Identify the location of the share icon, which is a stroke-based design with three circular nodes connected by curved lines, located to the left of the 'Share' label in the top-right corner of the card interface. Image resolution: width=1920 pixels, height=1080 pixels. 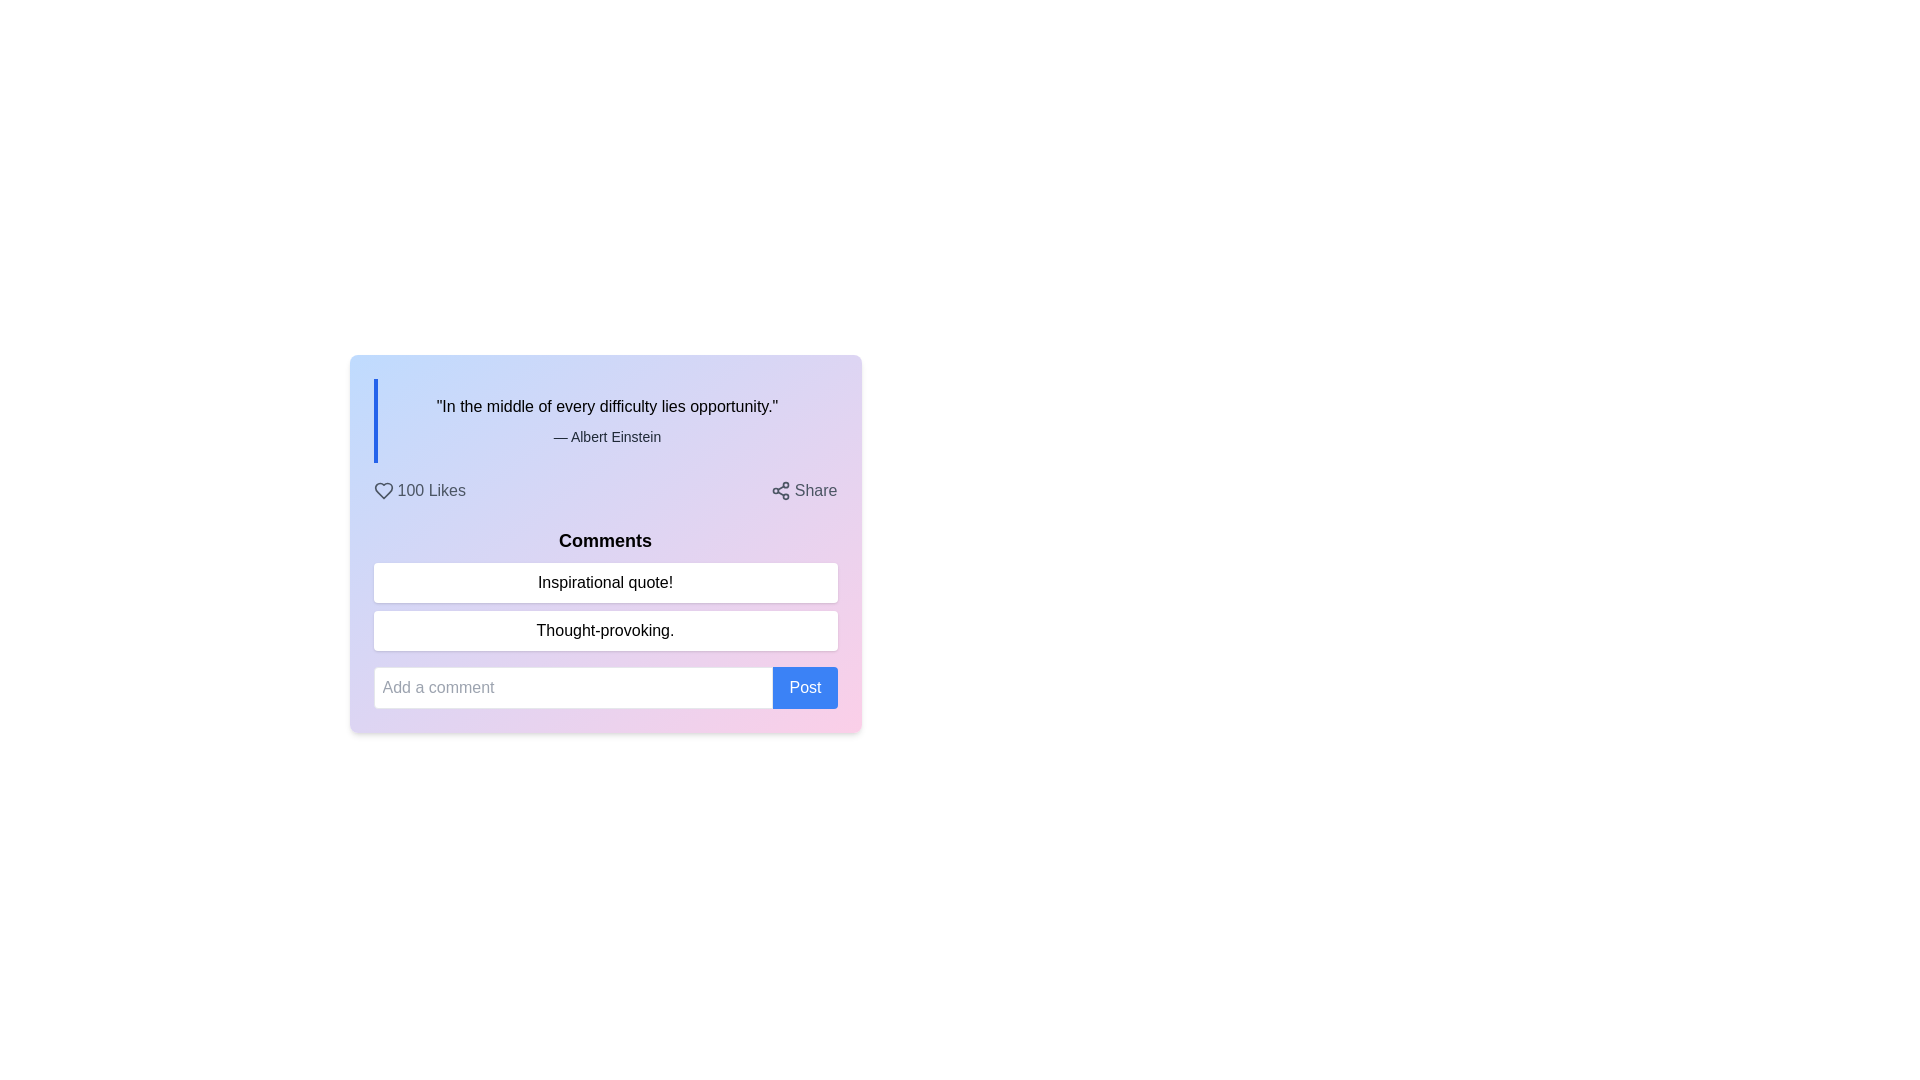
(779, 490).